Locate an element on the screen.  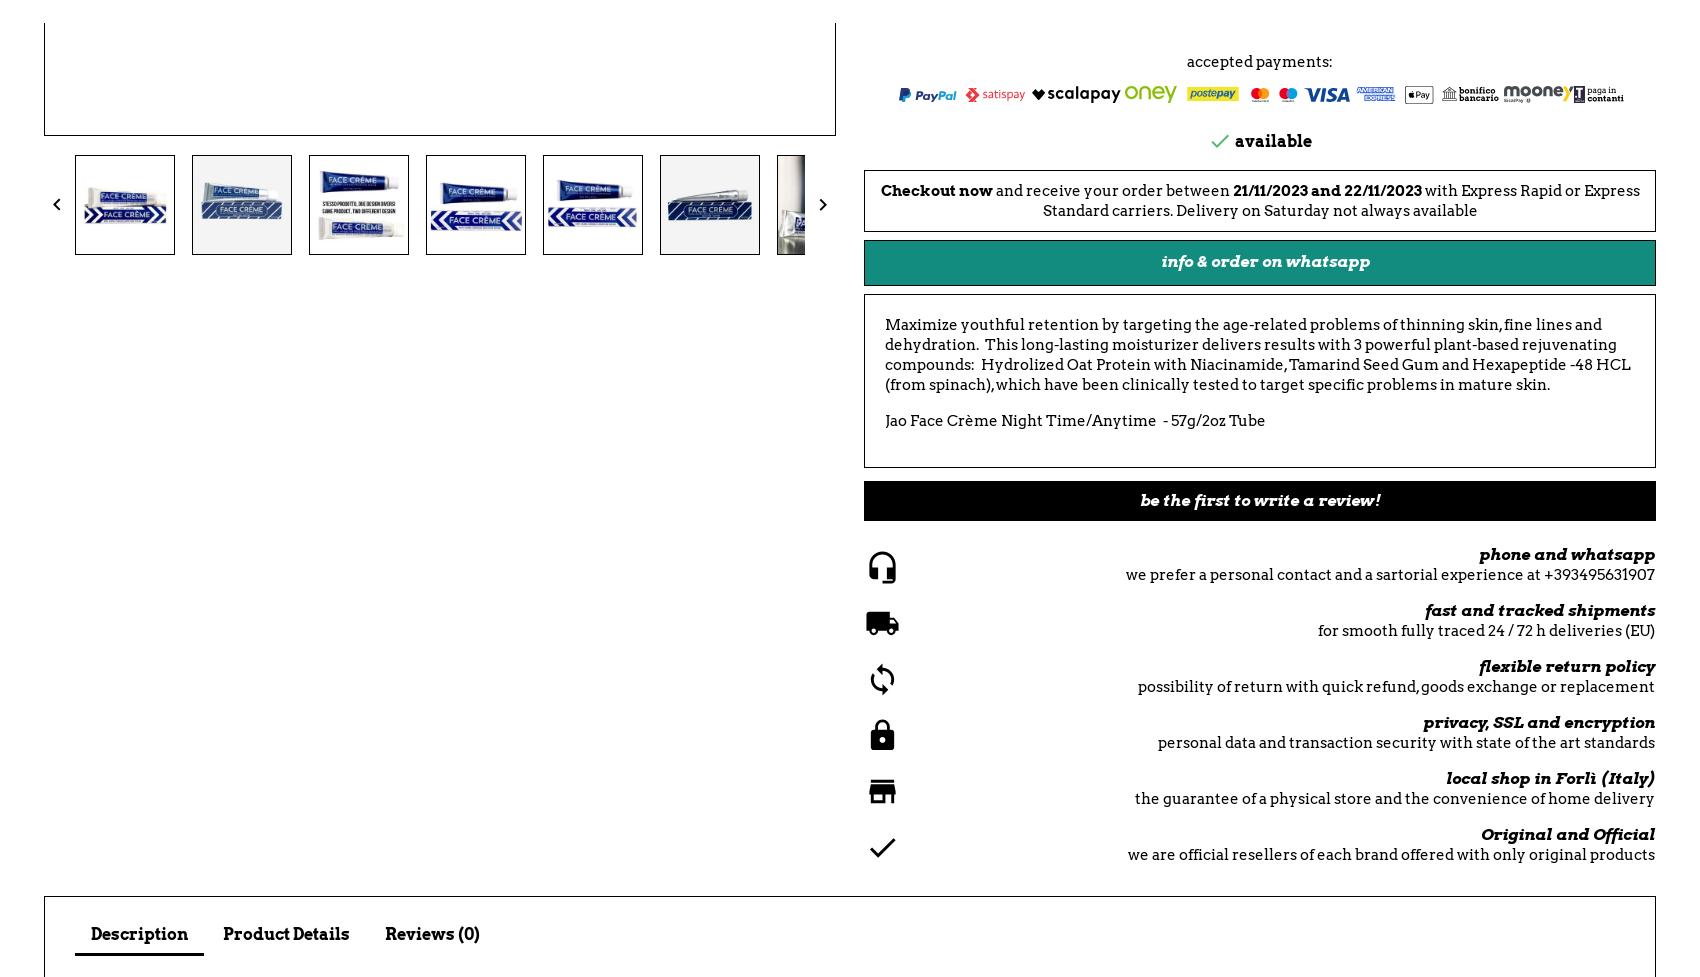
'local shop in Forlì (Italy)' is located at coordinates (1550, 778).